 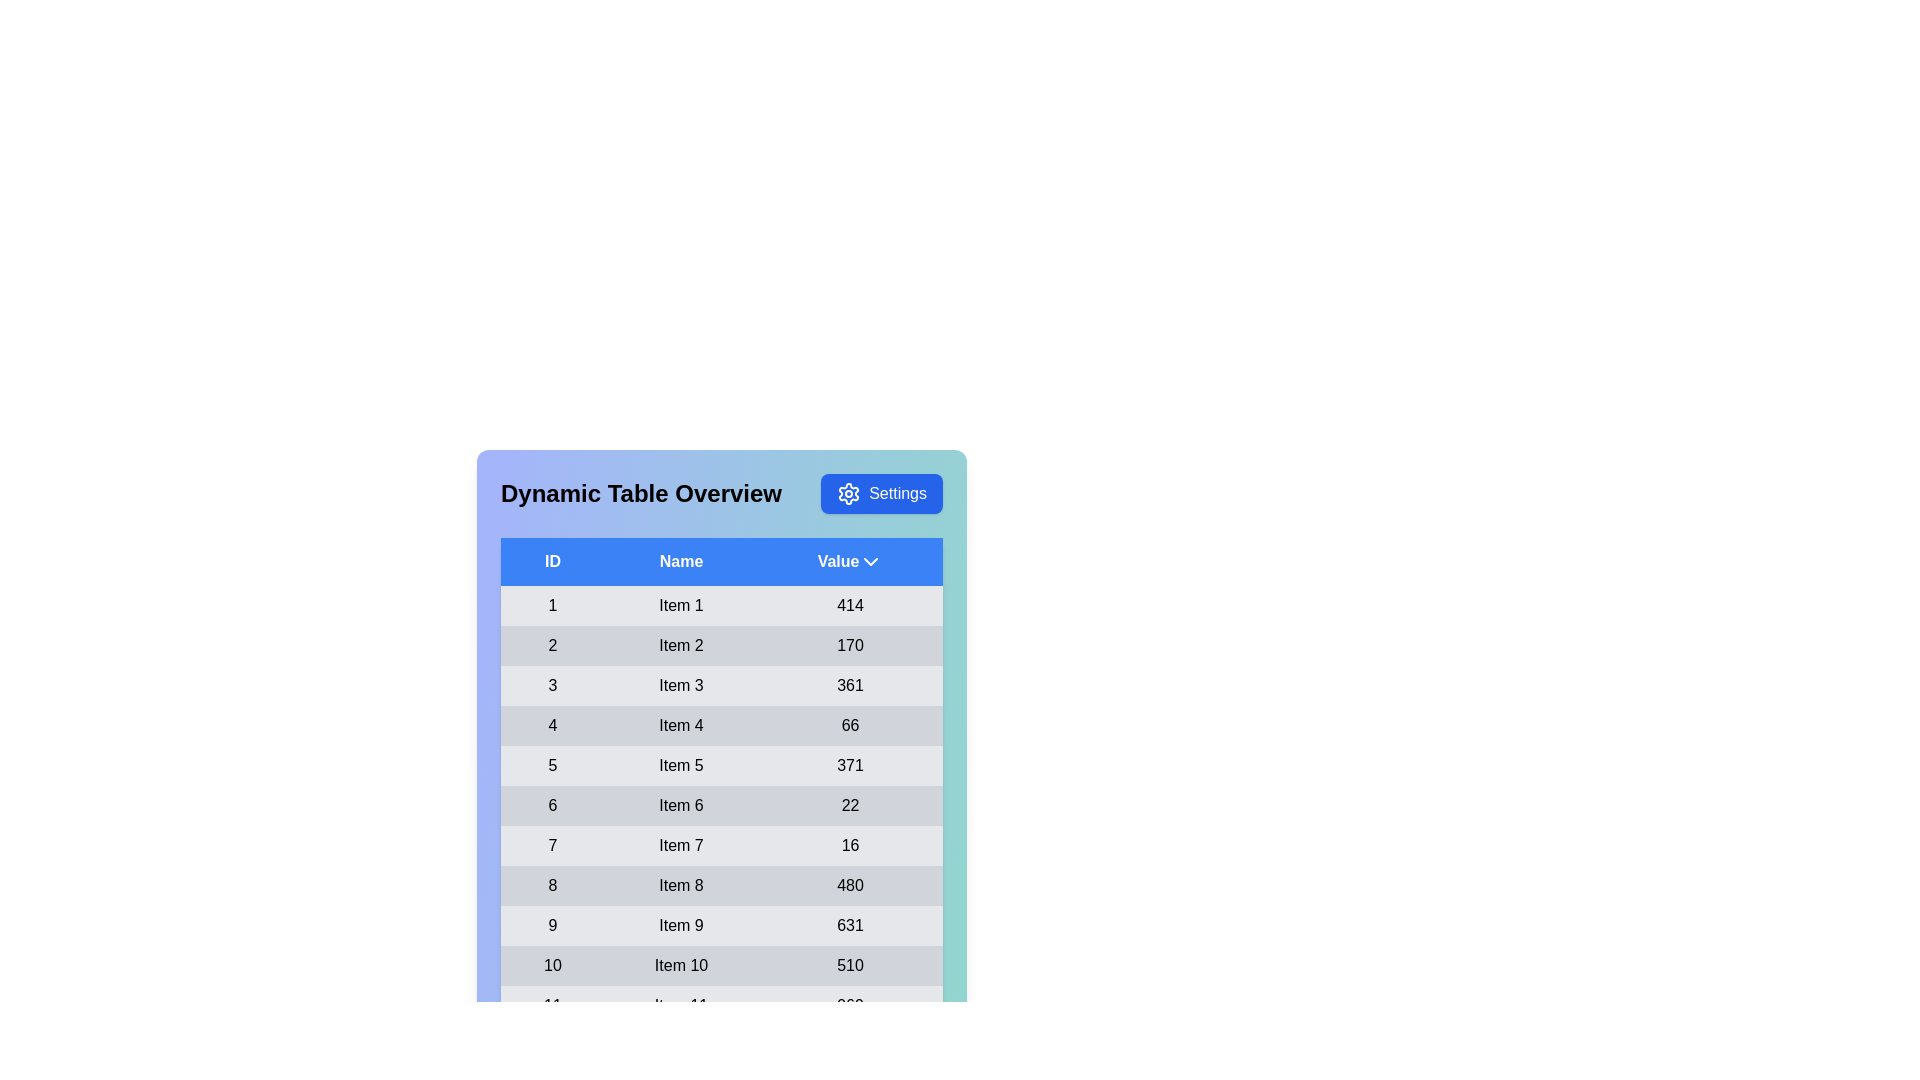 I want to click on the settings button to open the settings menu, so click(x=881, y=493).